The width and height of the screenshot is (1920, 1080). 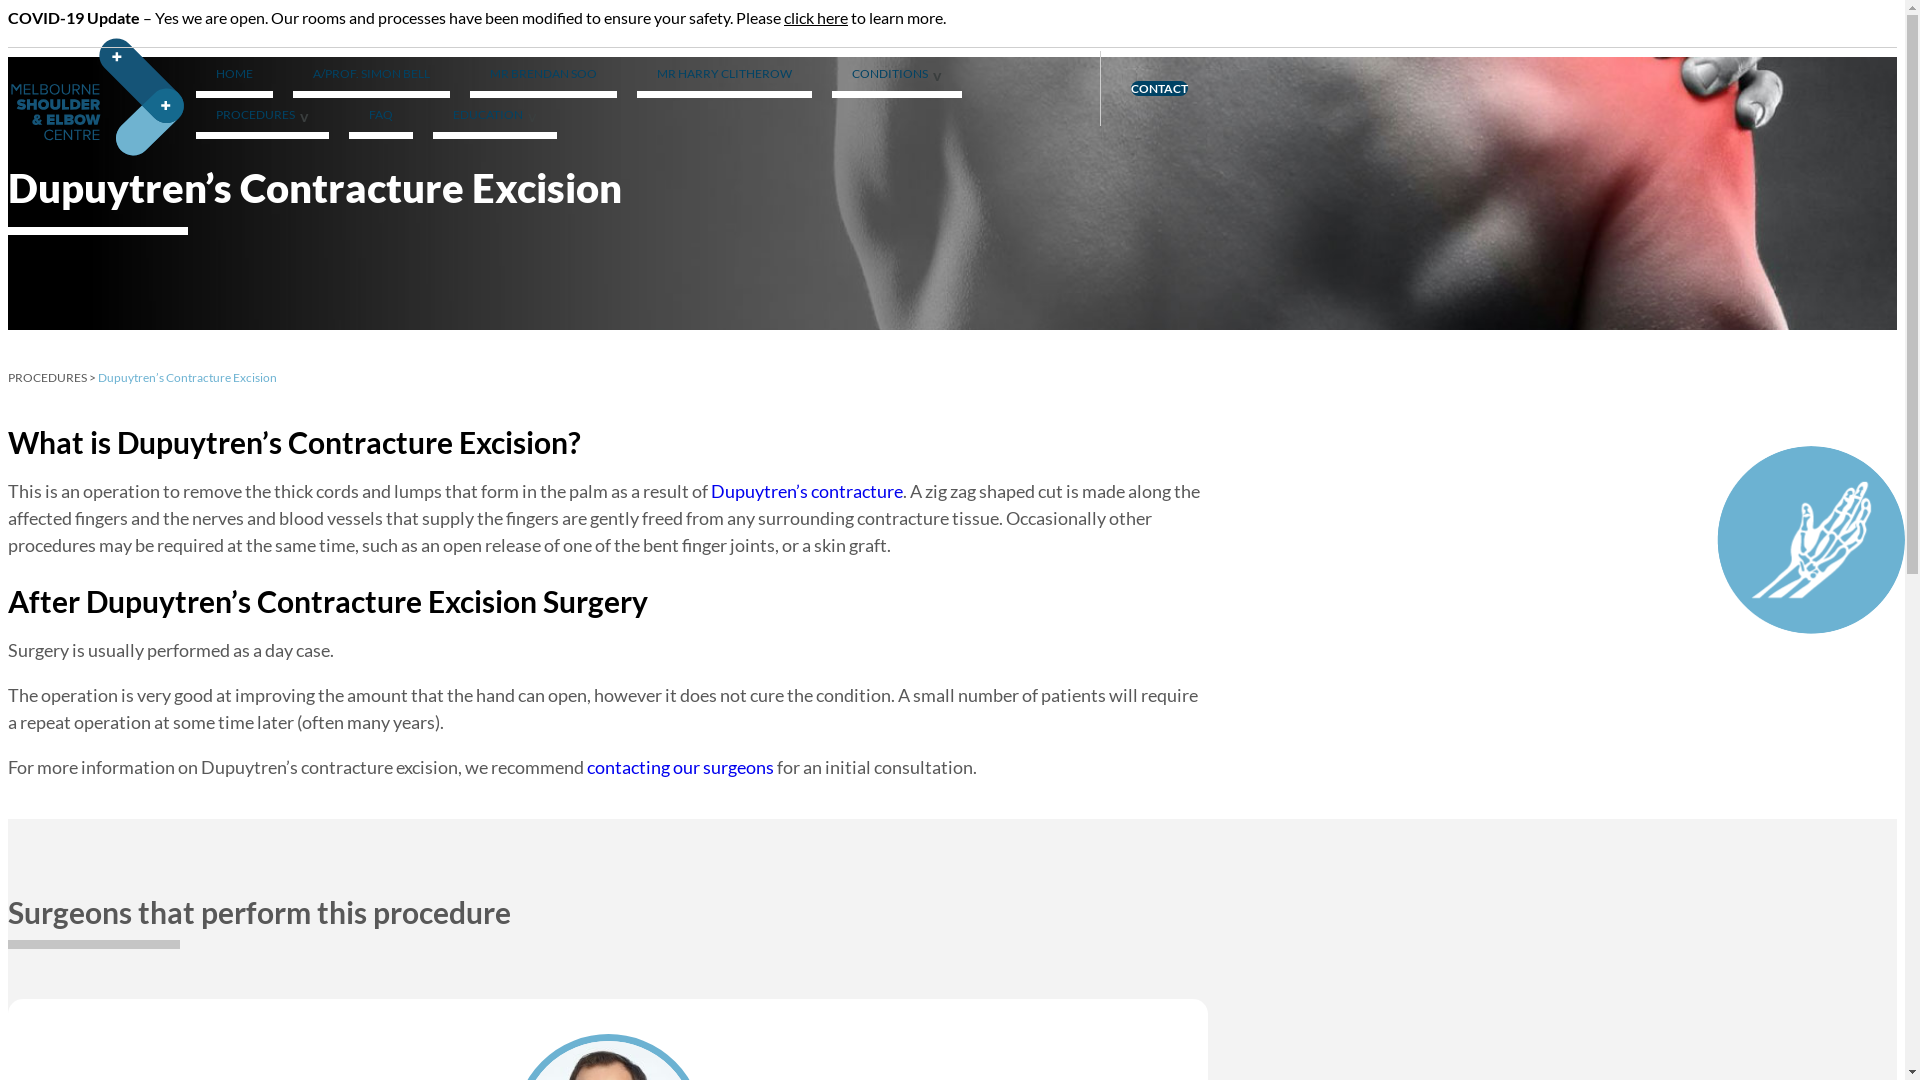 What do you see at coordinates (896, 76) in the screenshot?
I see `'CONDITIONS'` at bounding box center [896, 76].